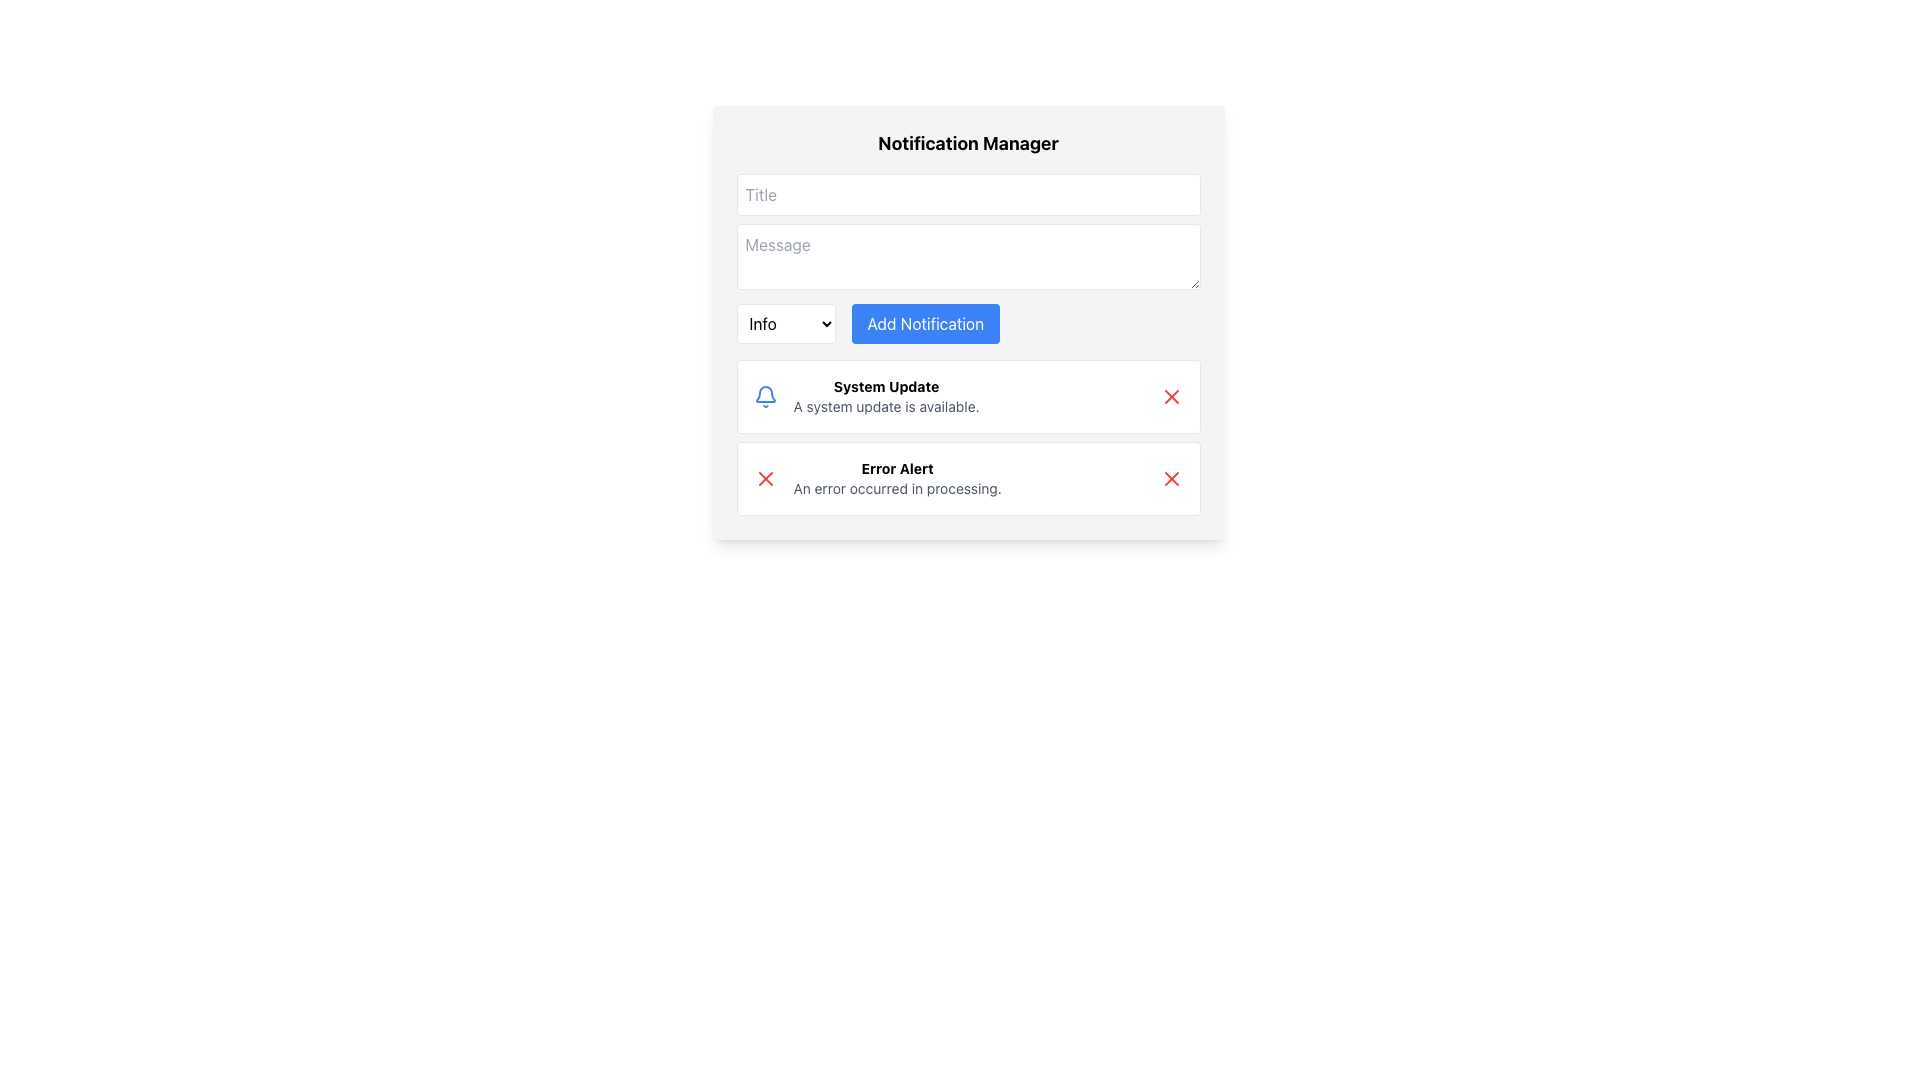 The width and height of the screenshot is (1920, 1080). I want to click on error message from the Text Label that displays 'Error Alert' and 'An error occurred in processing,' located below 'System Update' and to the right of the red 'X' icon, so click(896, 478).